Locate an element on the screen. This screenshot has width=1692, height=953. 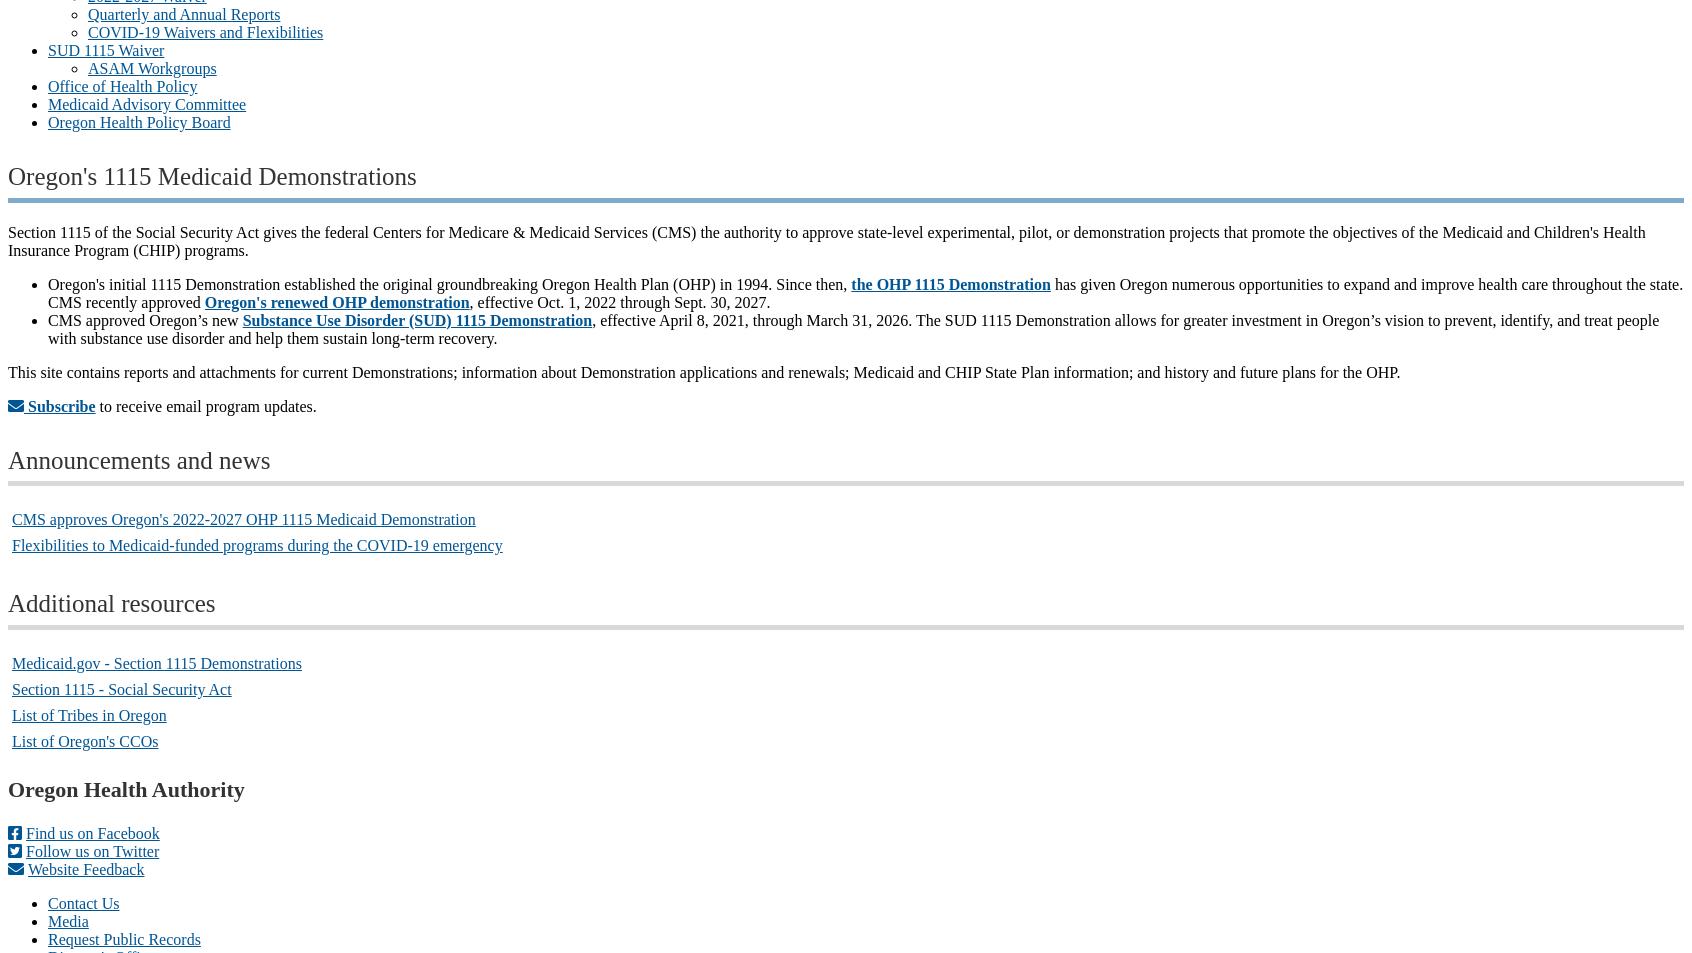
'Oregon Health Authority' is located at coordinates (6, 788).